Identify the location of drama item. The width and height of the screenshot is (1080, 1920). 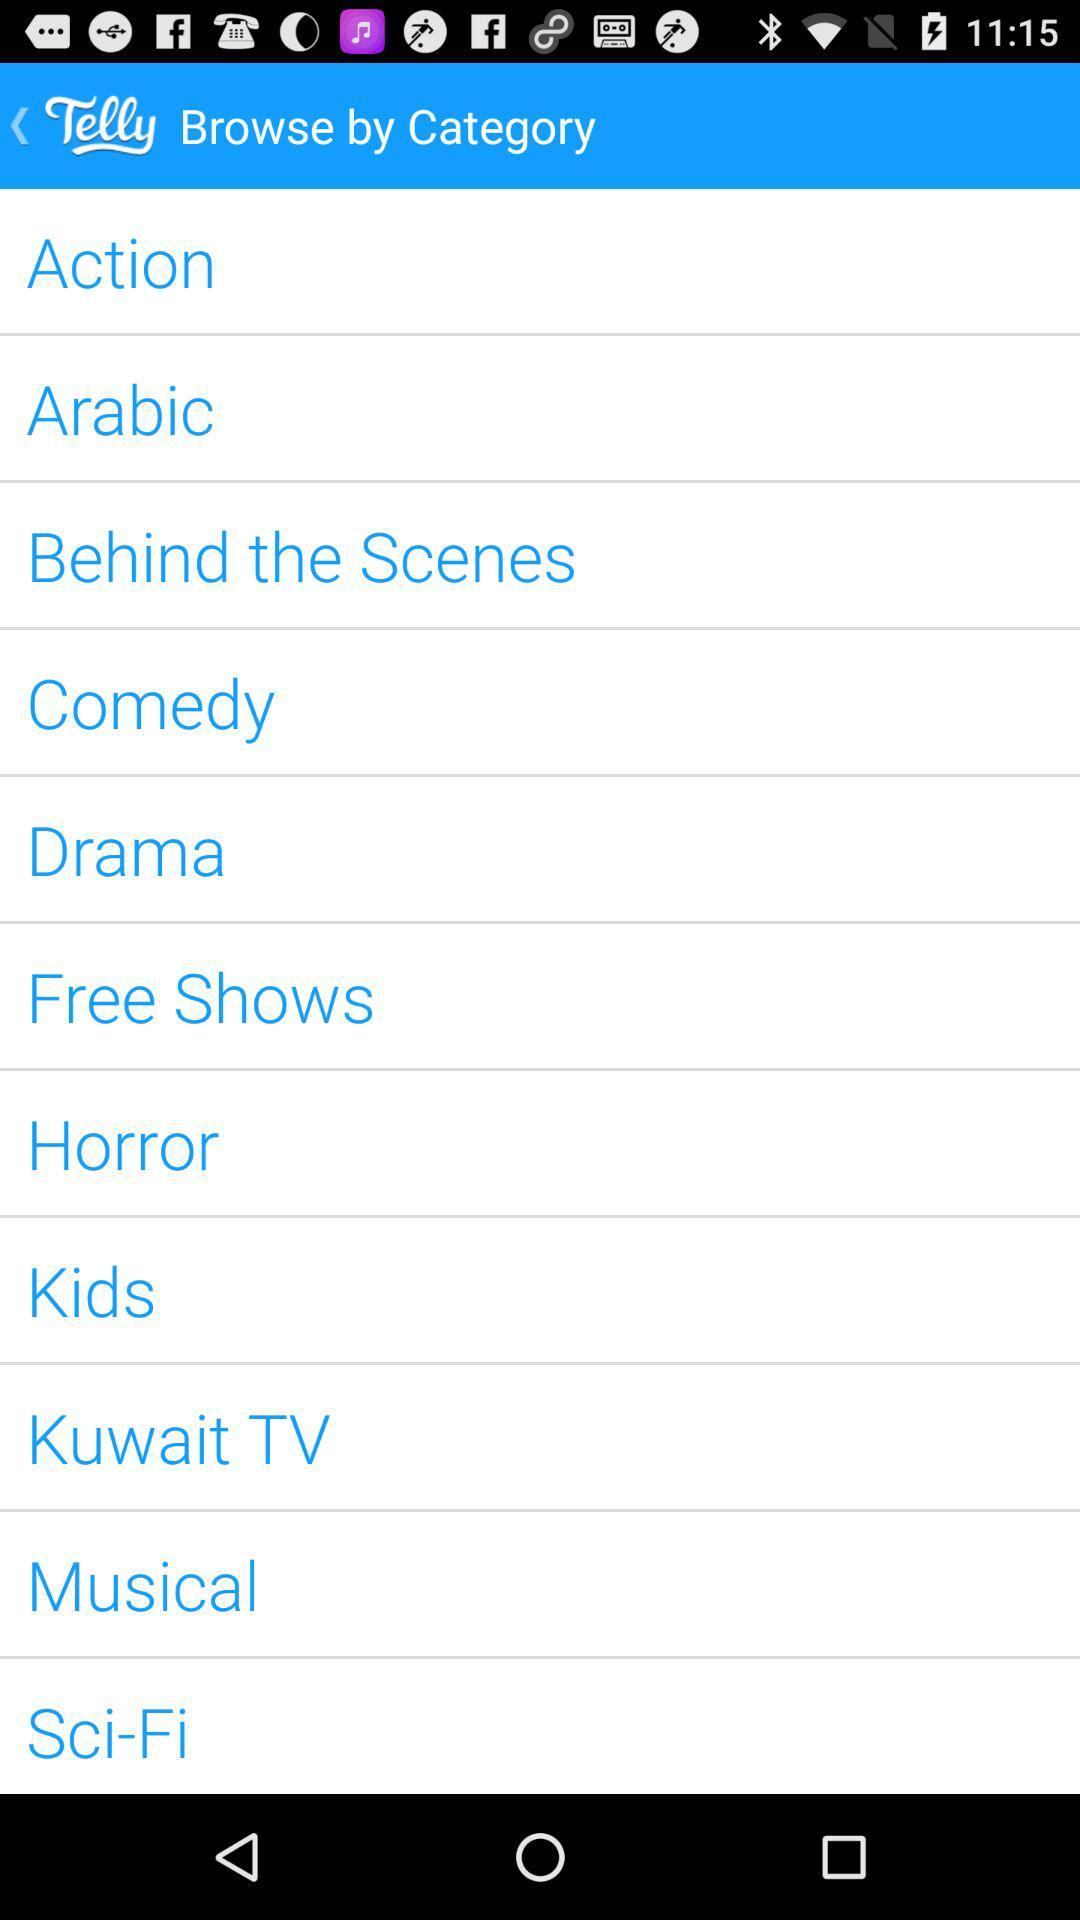
(540, 849).